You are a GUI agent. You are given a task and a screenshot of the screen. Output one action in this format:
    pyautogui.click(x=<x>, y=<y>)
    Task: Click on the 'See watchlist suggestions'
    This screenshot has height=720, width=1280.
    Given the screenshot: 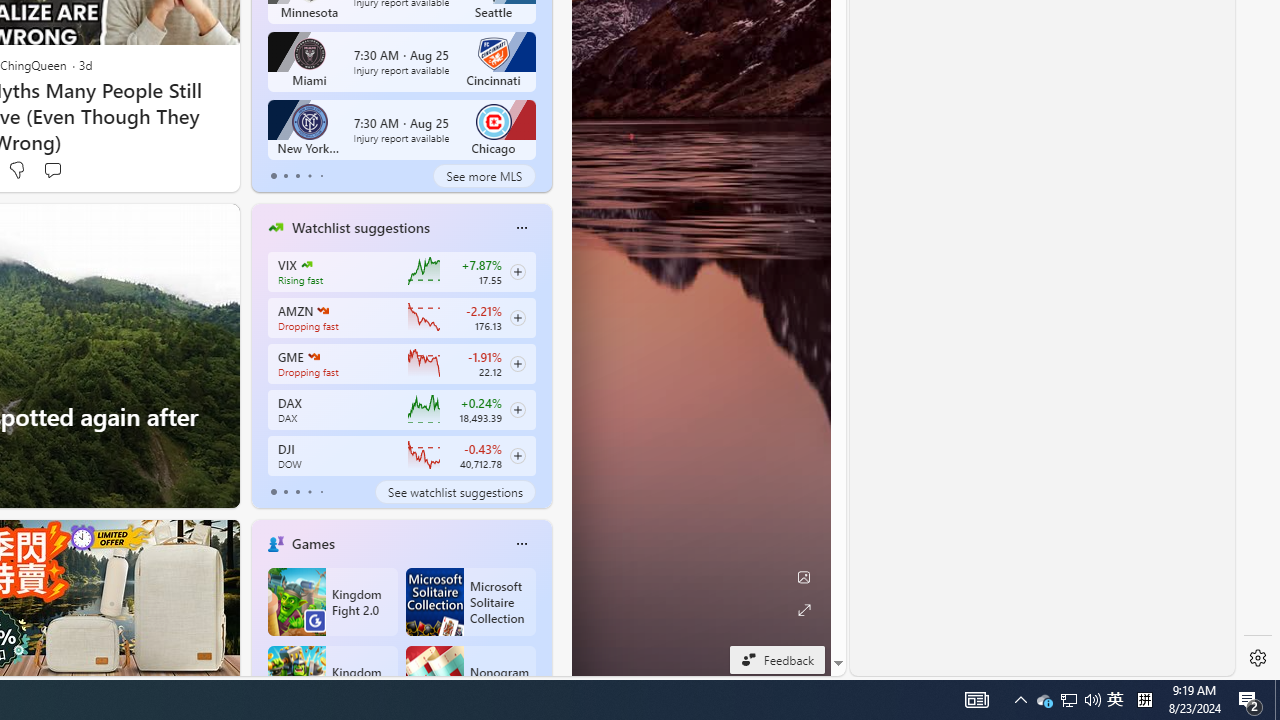 What is the action you would take?
    pyautogui.click(x=454, y=492)
    